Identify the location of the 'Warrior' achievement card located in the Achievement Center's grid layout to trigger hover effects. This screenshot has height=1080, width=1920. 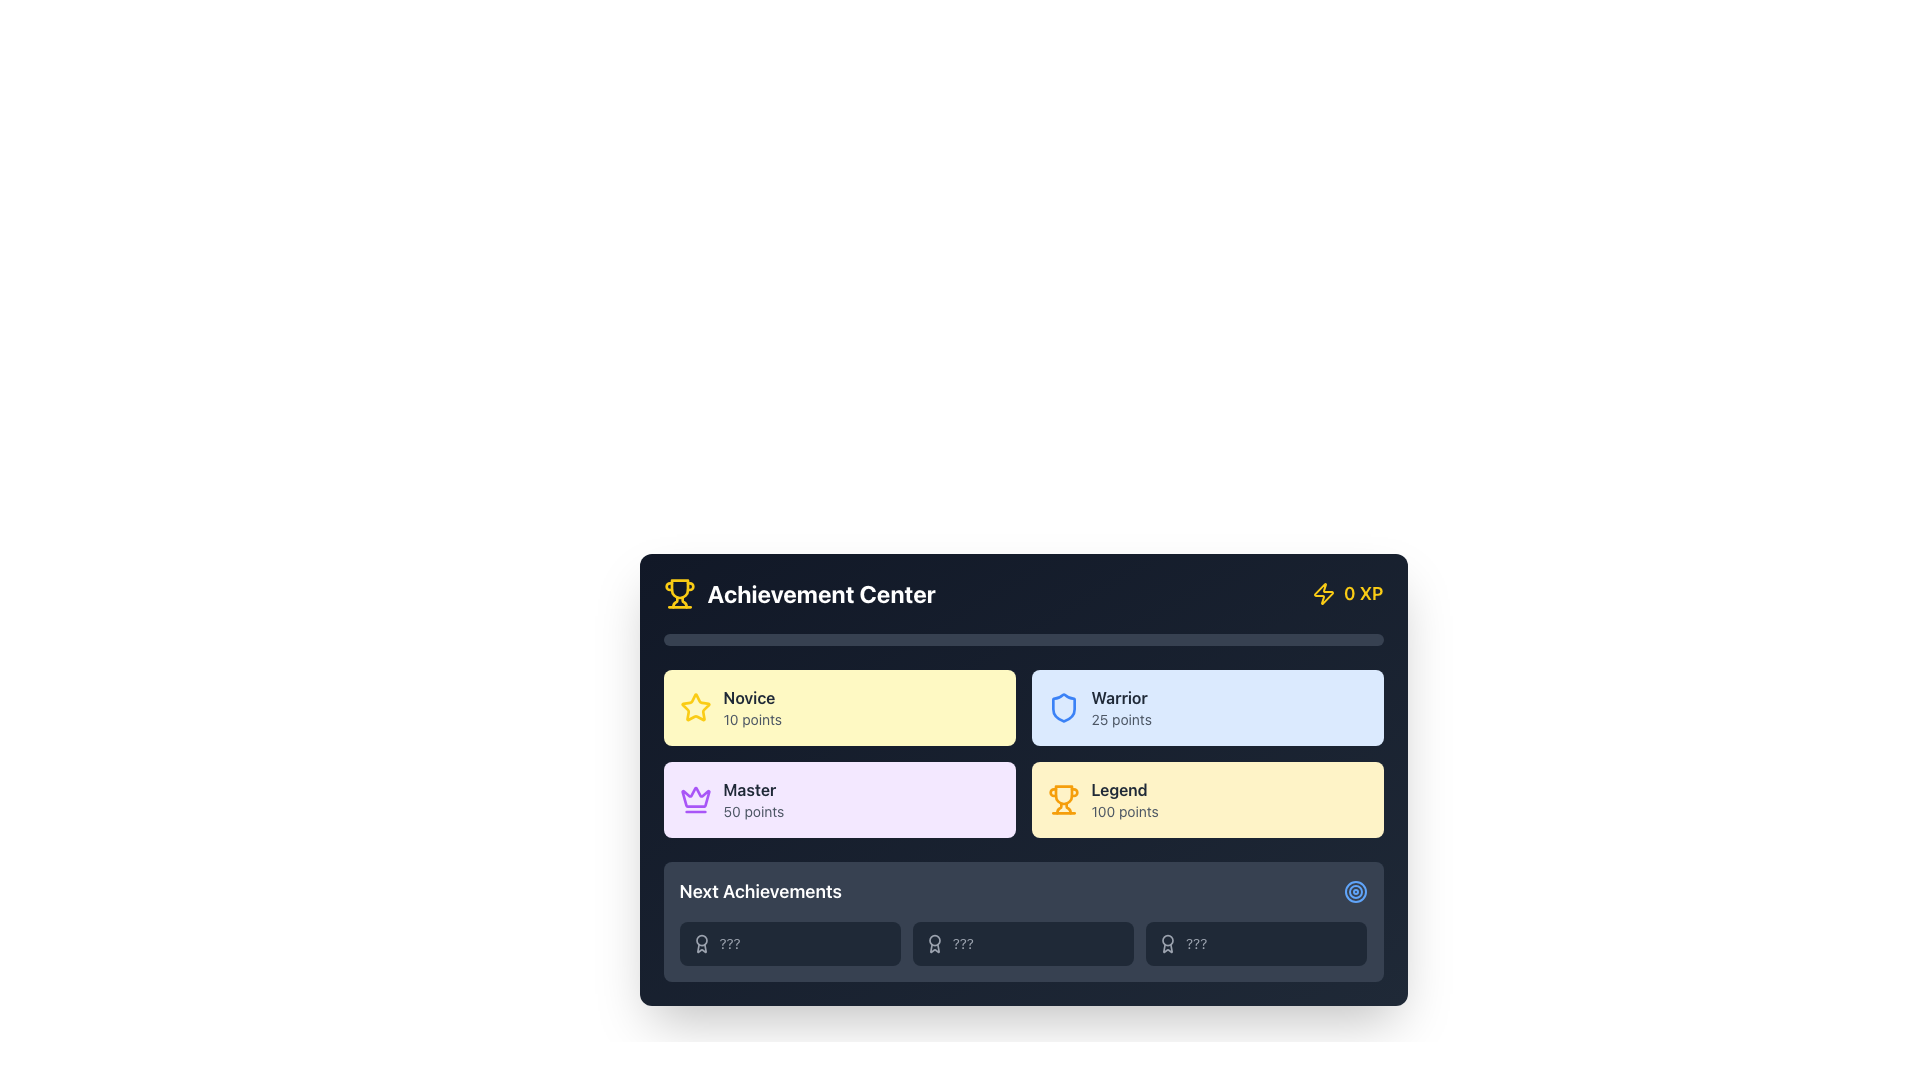
(1206, 707).